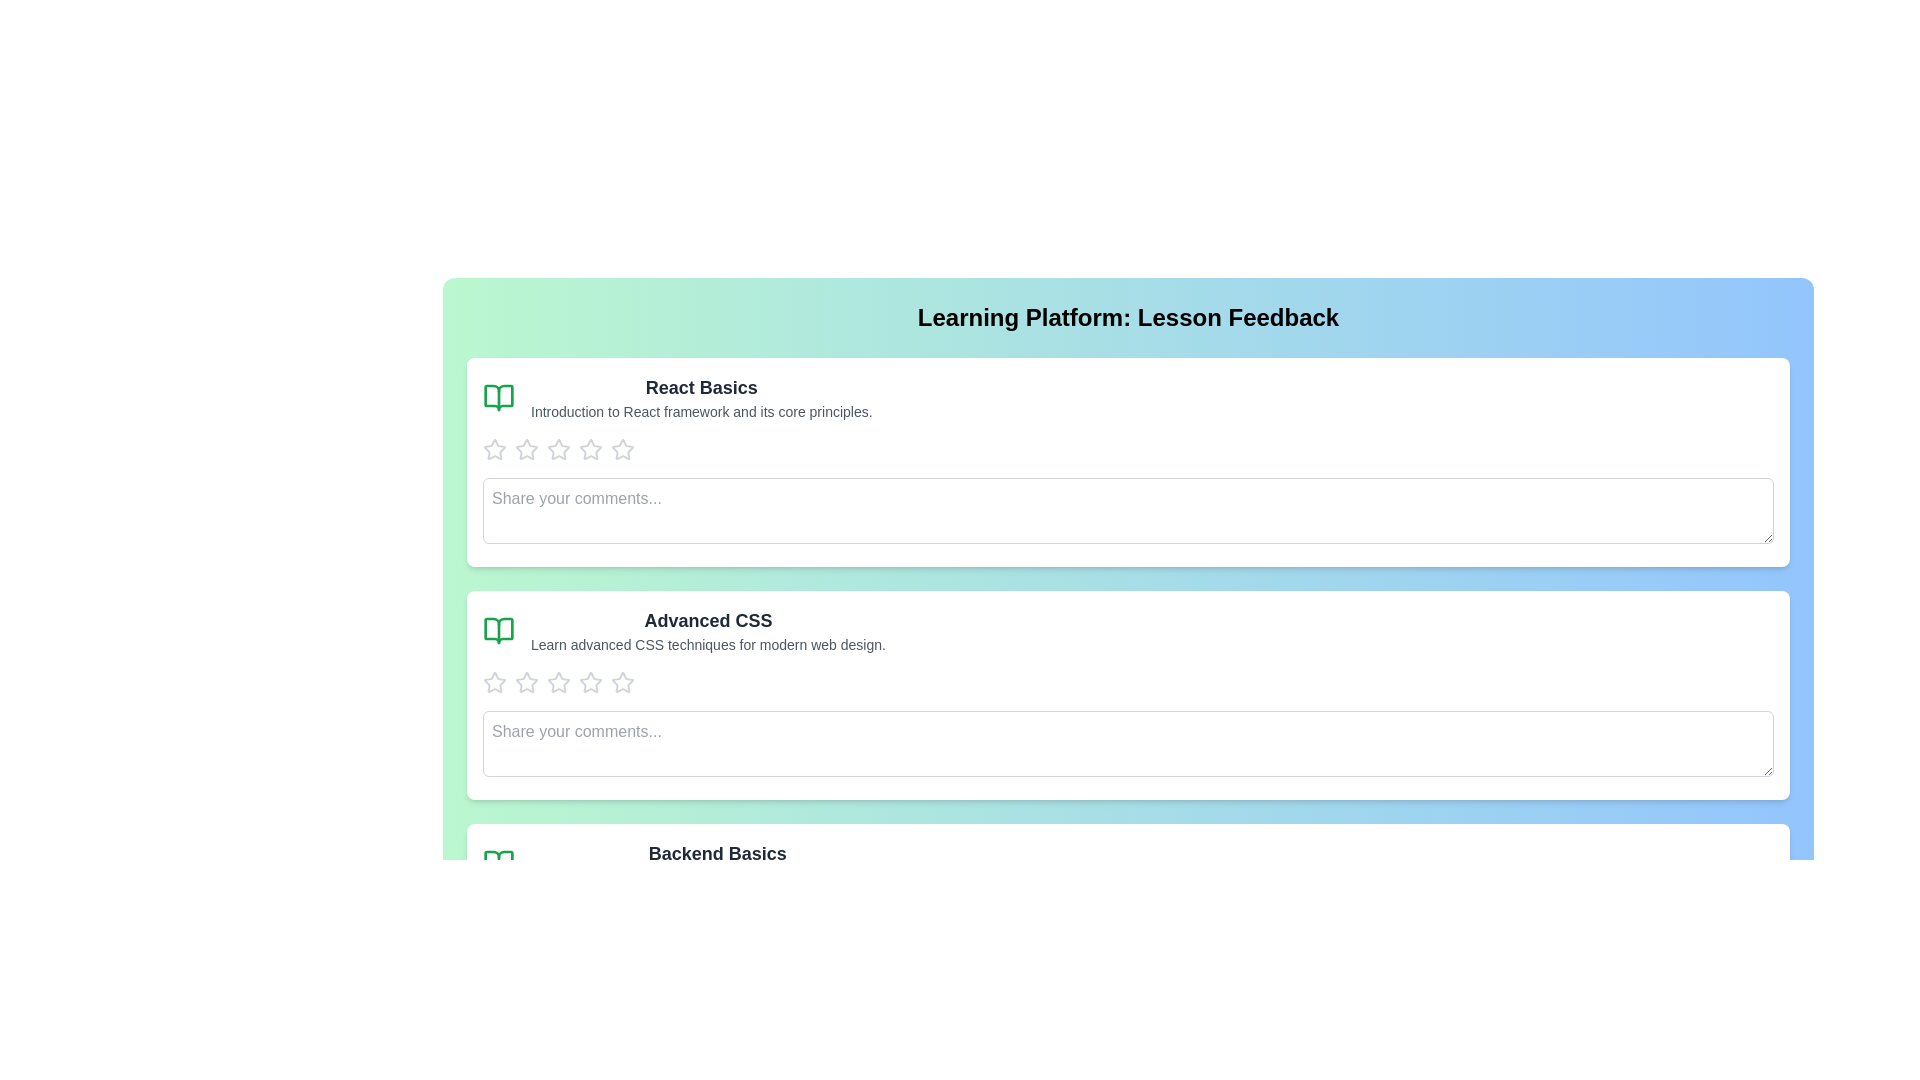 This screenshot has height=1080, width=1920. Describe the element at coordinates (622, 681) in the screenshot. I see `the fourth star icon in the rating bar under the 'Advanced CSS' course card` at that location.